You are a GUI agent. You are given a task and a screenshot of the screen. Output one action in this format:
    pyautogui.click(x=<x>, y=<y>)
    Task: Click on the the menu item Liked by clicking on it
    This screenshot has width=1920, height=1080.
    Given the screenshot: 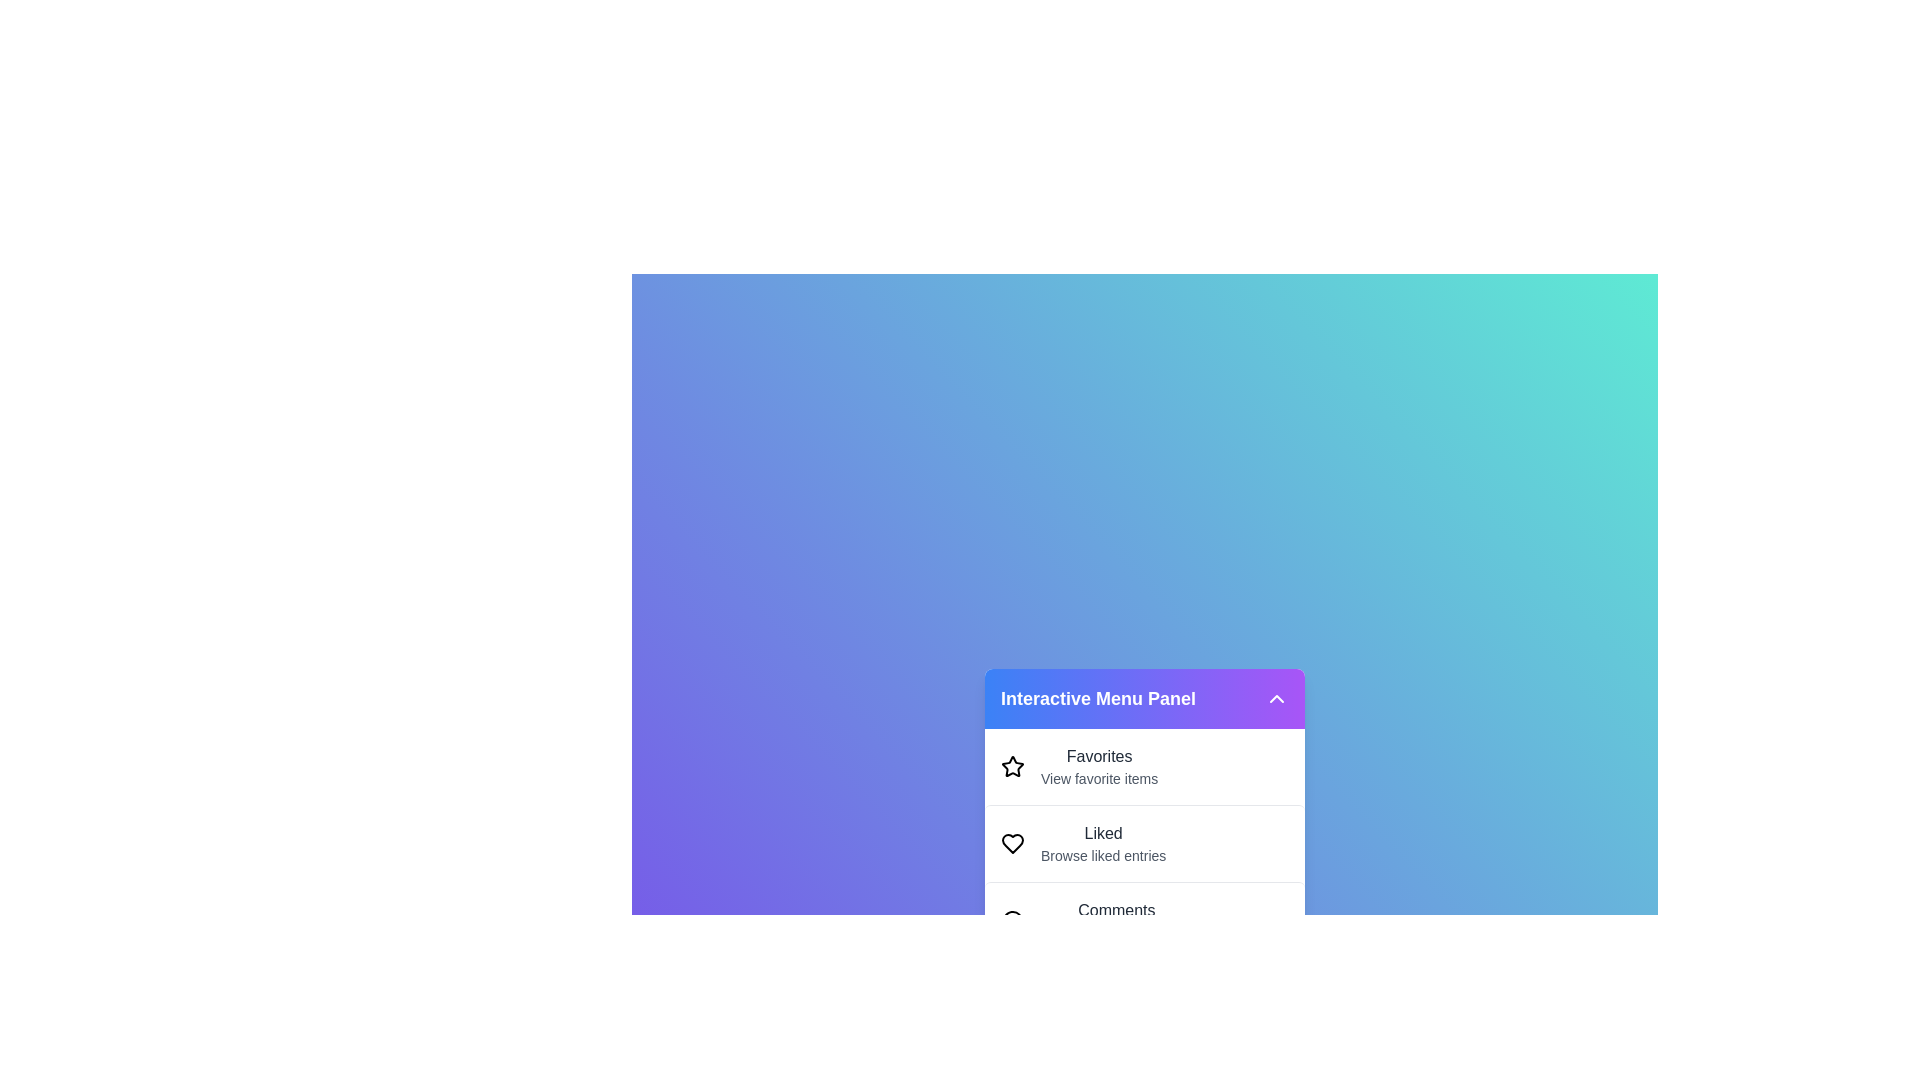 What is the action you would take?
    pyautogui.click(x=1145, y=843)
    